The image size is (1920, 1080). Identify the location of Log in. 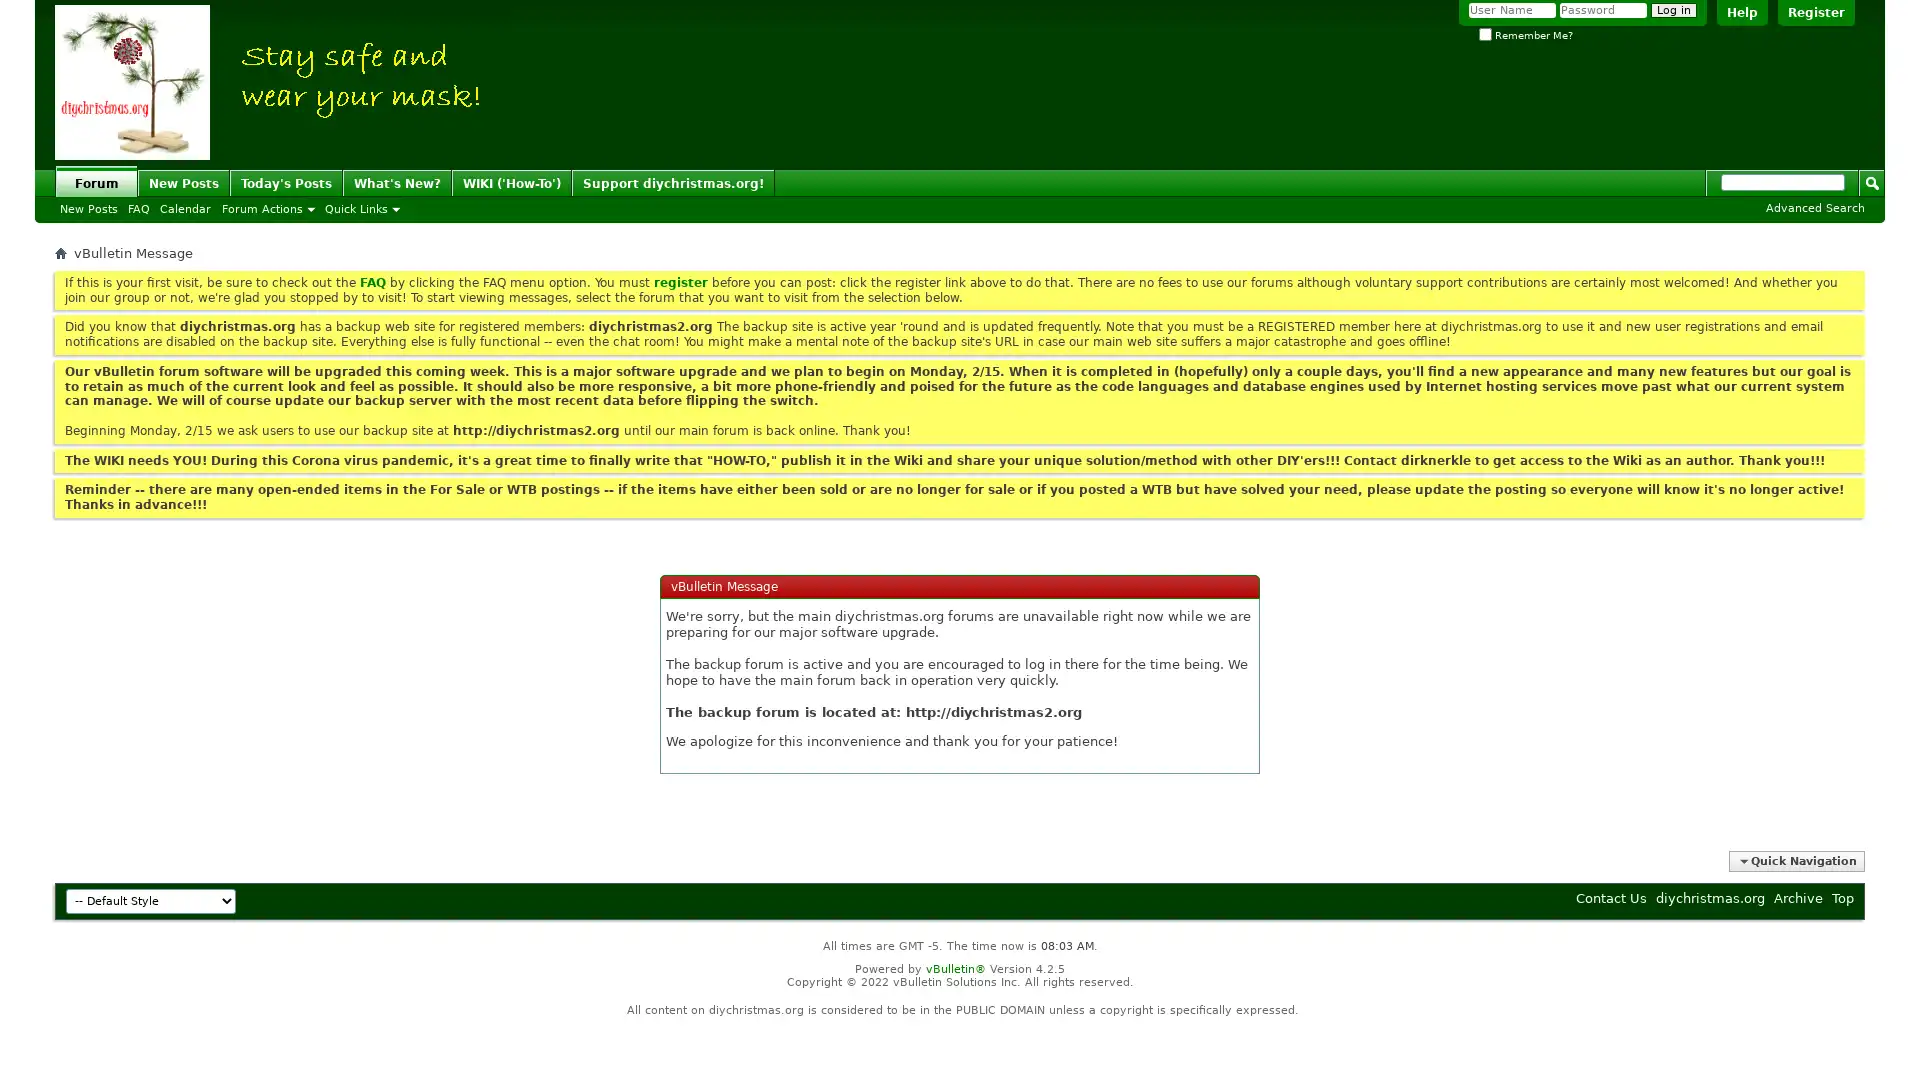
(1674, 10).